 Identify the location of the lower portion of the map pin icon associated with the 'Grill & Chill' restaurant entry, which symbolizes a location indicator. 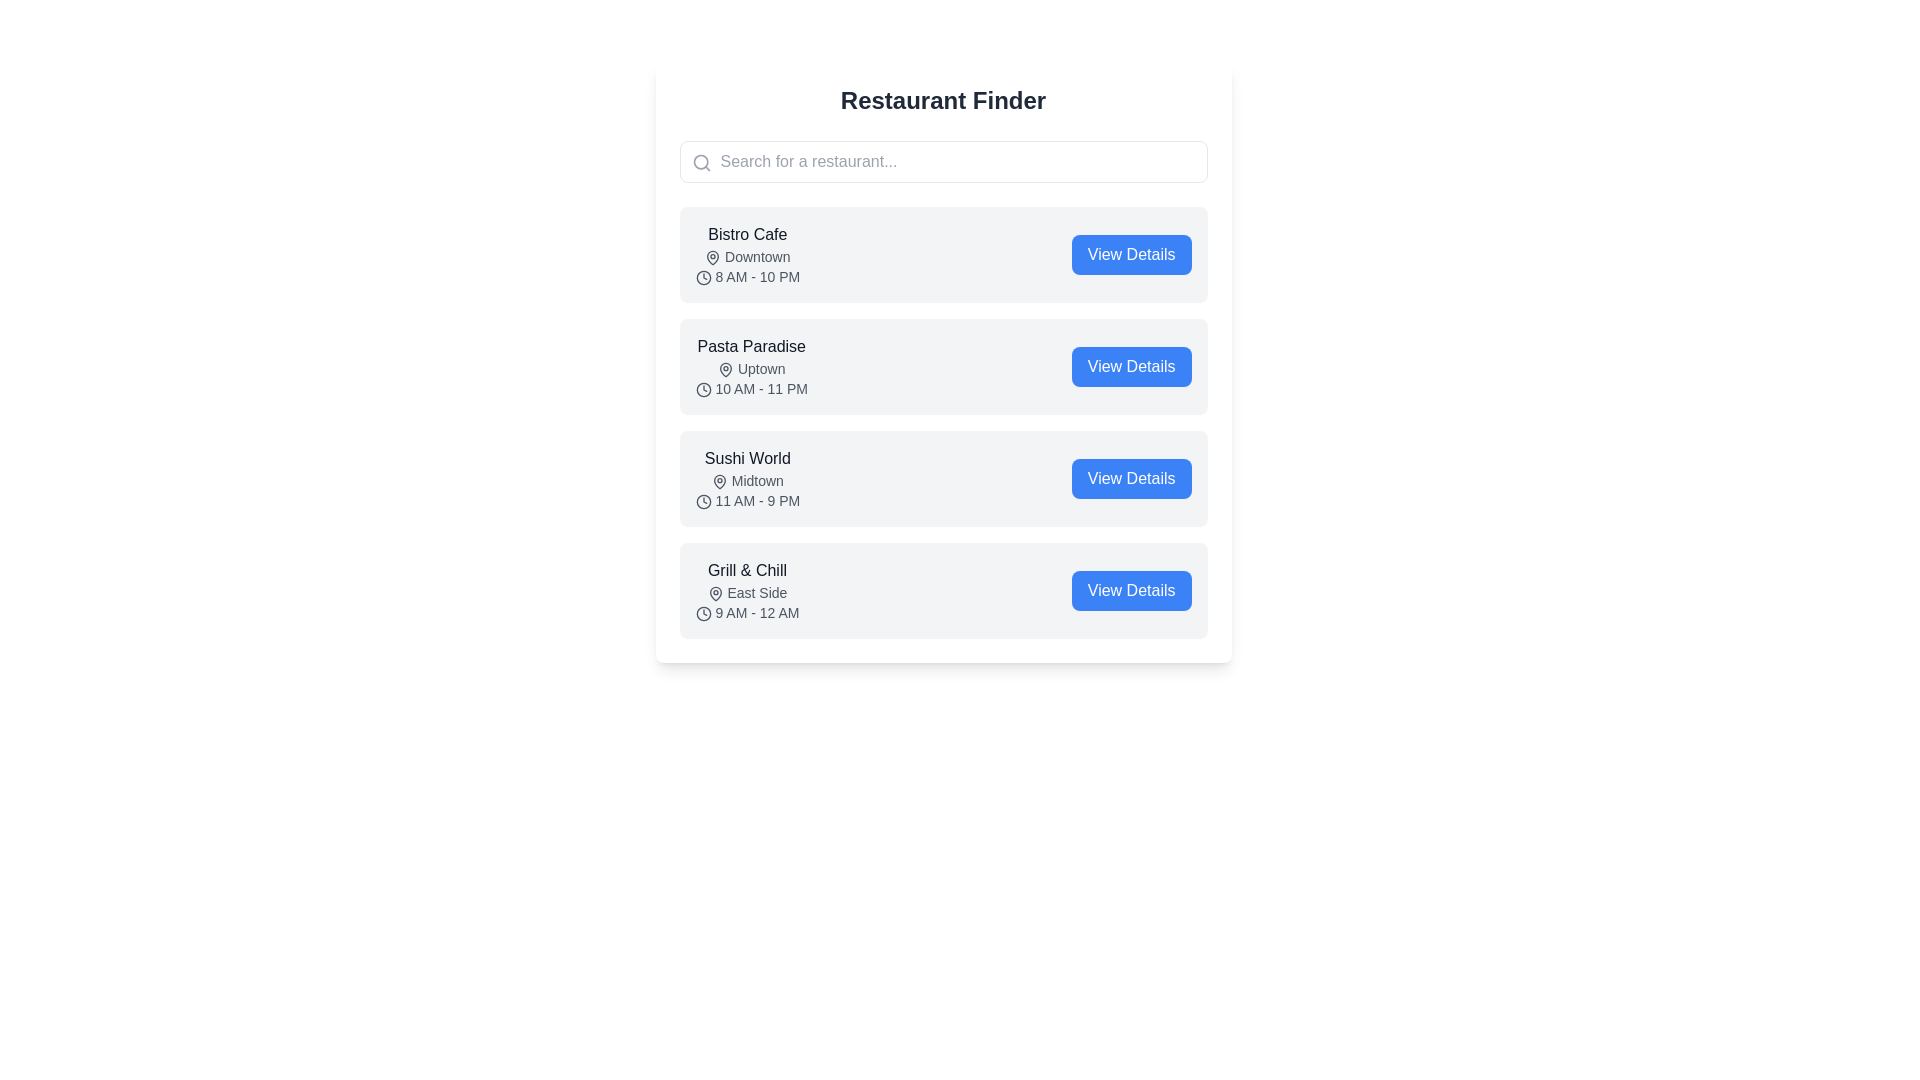
(715, 593).